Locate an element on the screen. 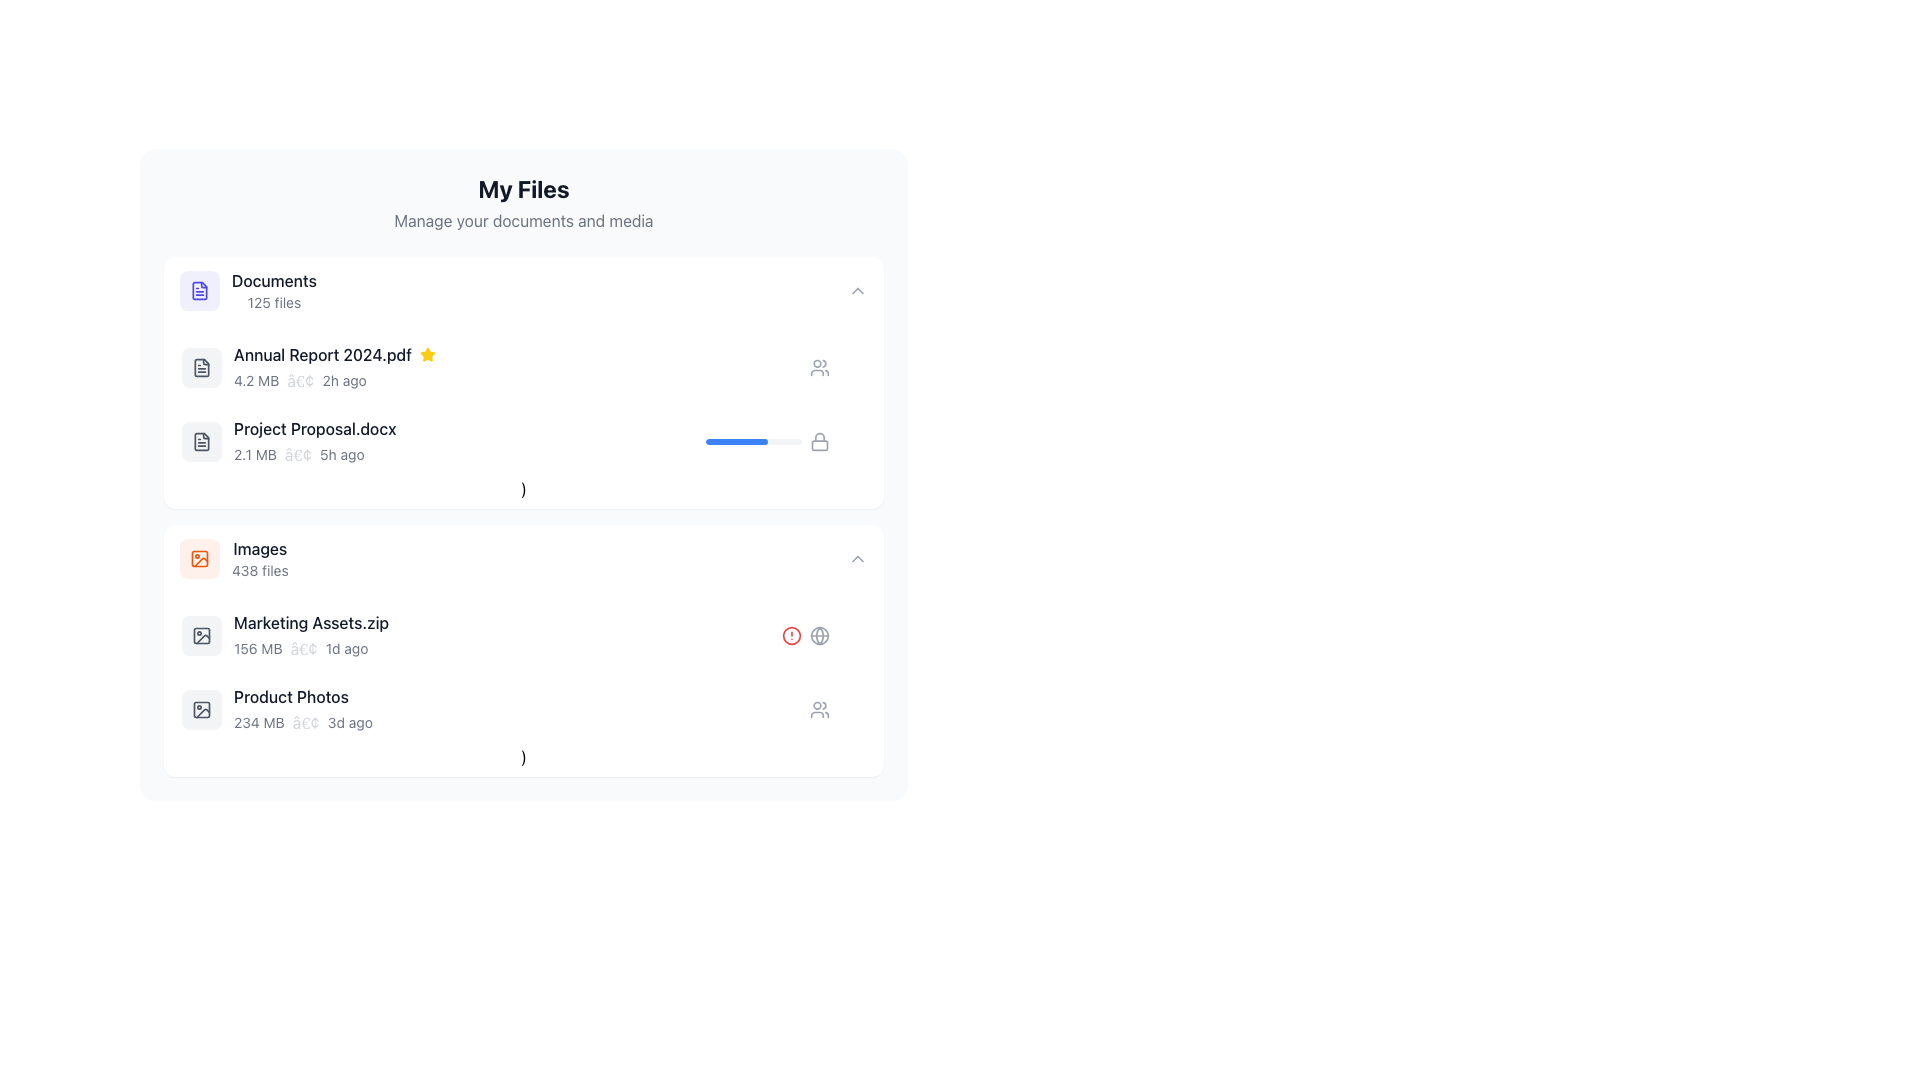  the options button represented as three horizontally aligned dots is located at coordinates (851, 708).